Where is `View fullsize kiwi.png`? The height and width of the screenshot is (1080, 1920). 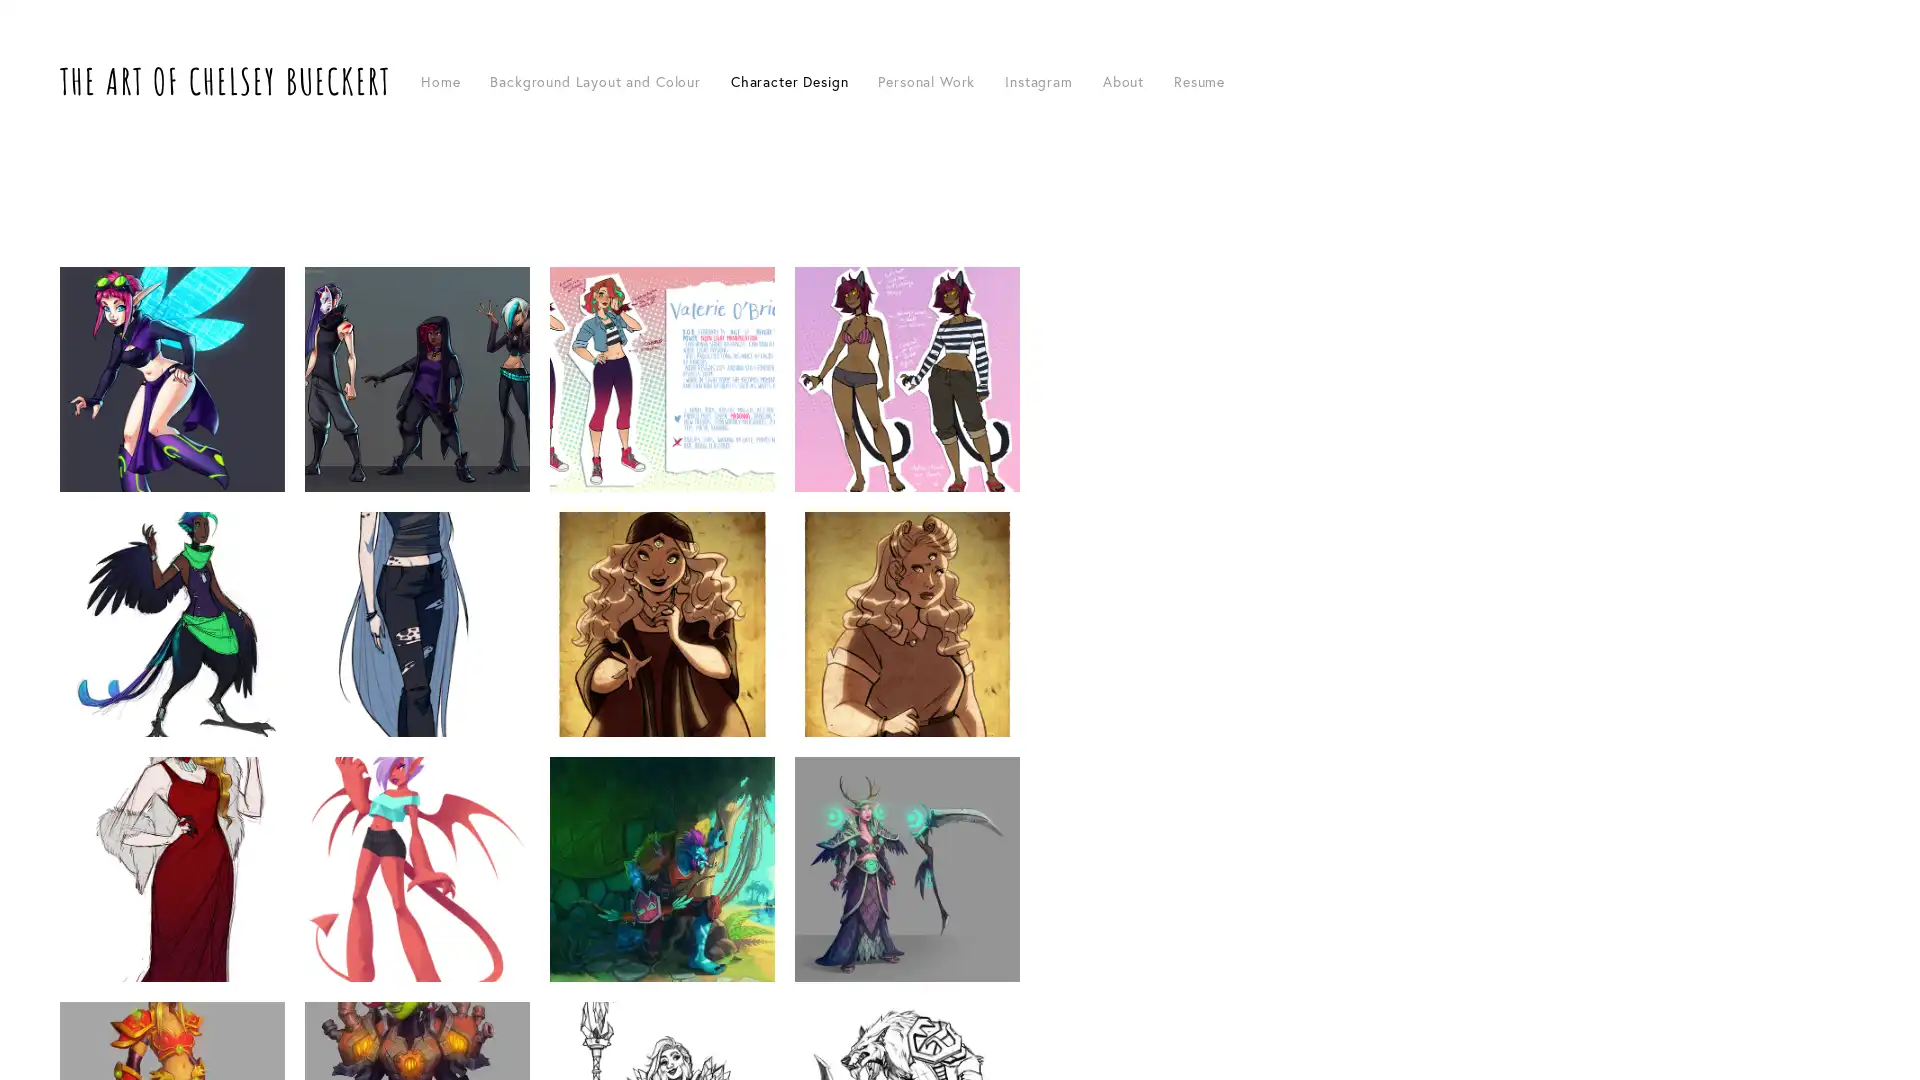 View fullsize kiwi.png is located at coordinates (172, 623).